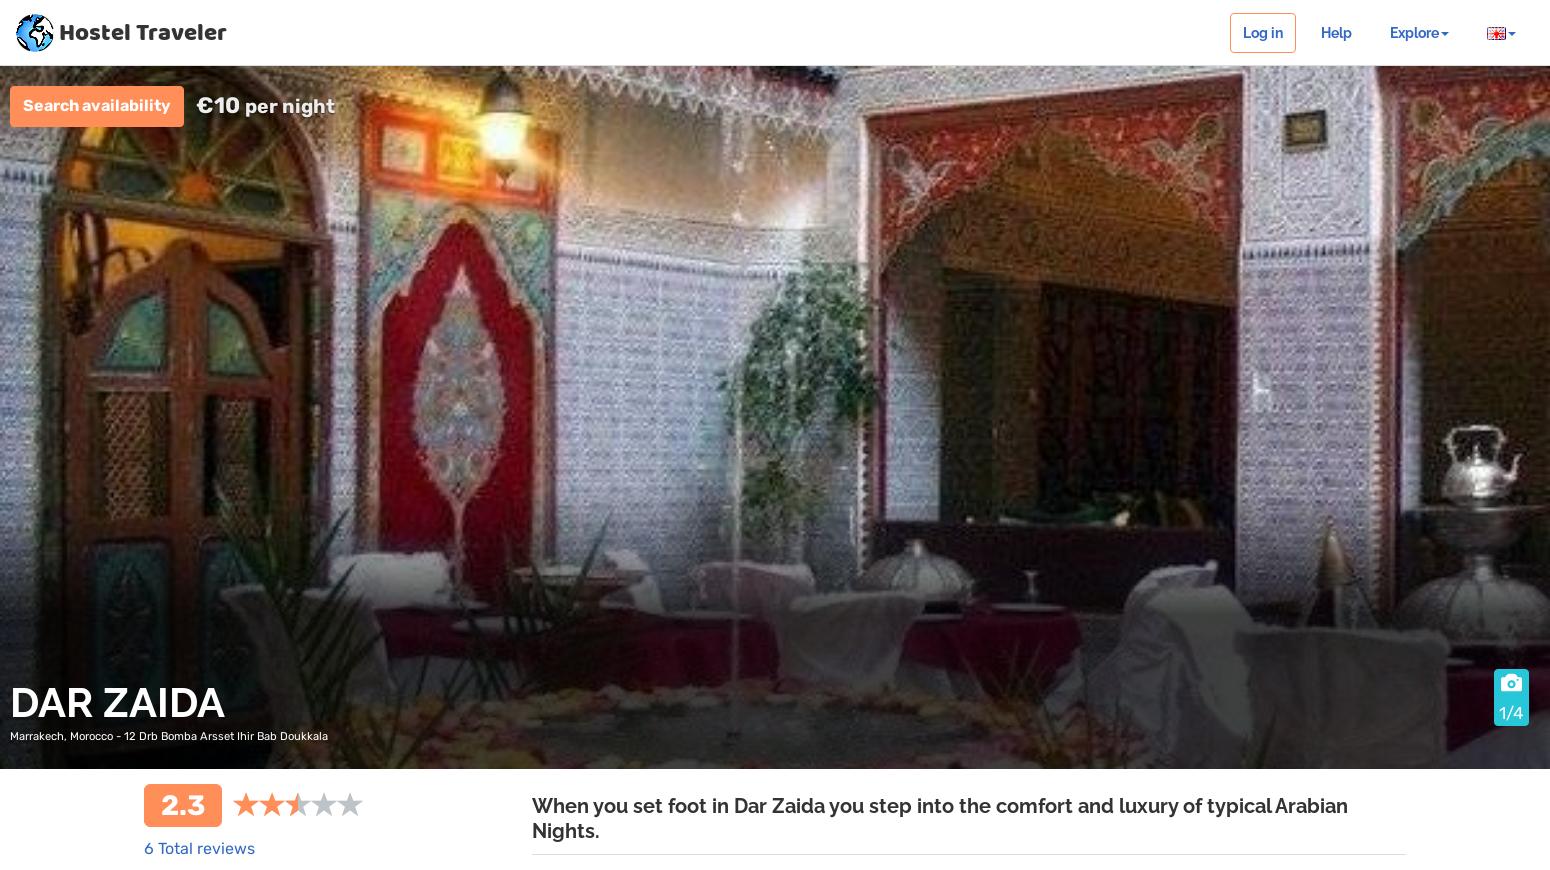 The width and height of the screenshot is (1550, 870). What do you see at coordinates (97, 104) in the screenshot?
I see `'Search availability'` at bounding box center [97, 104].